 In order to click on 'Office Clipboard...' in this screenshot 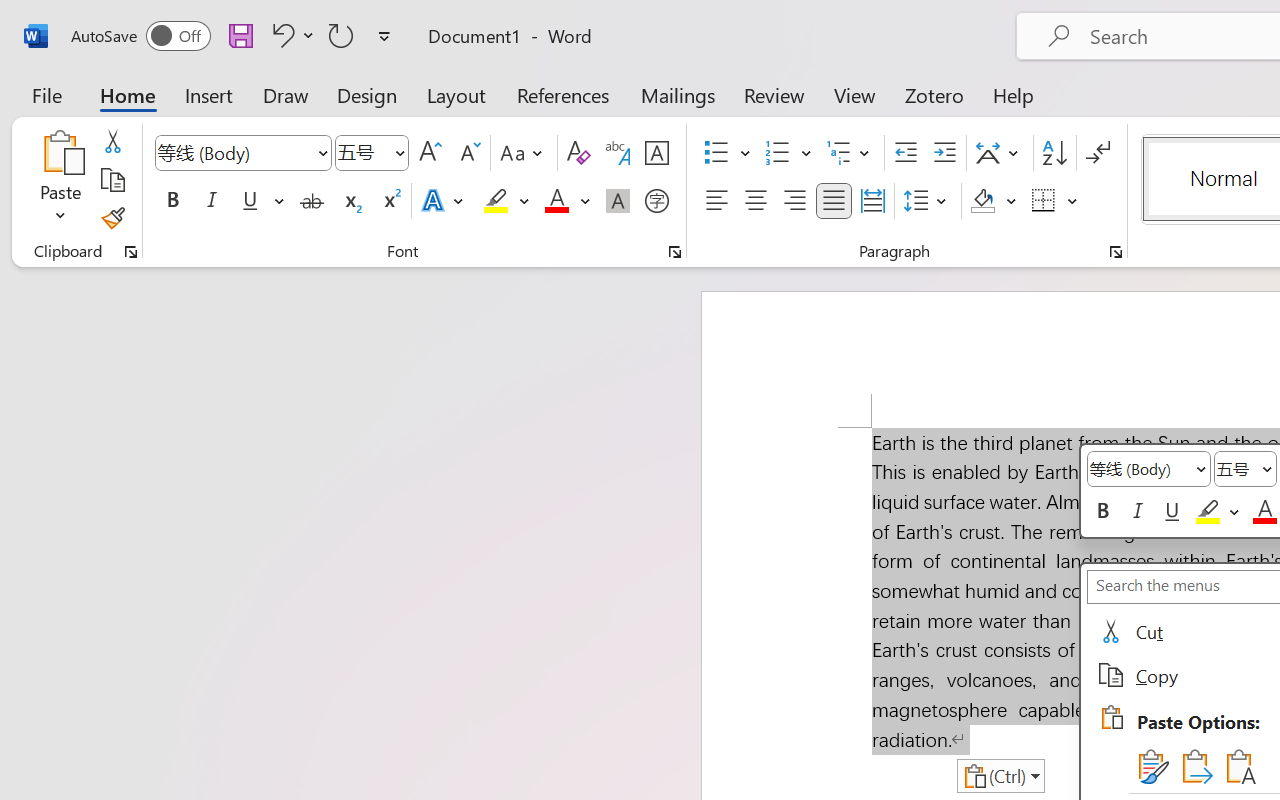, I will do `click(130, 251)`.